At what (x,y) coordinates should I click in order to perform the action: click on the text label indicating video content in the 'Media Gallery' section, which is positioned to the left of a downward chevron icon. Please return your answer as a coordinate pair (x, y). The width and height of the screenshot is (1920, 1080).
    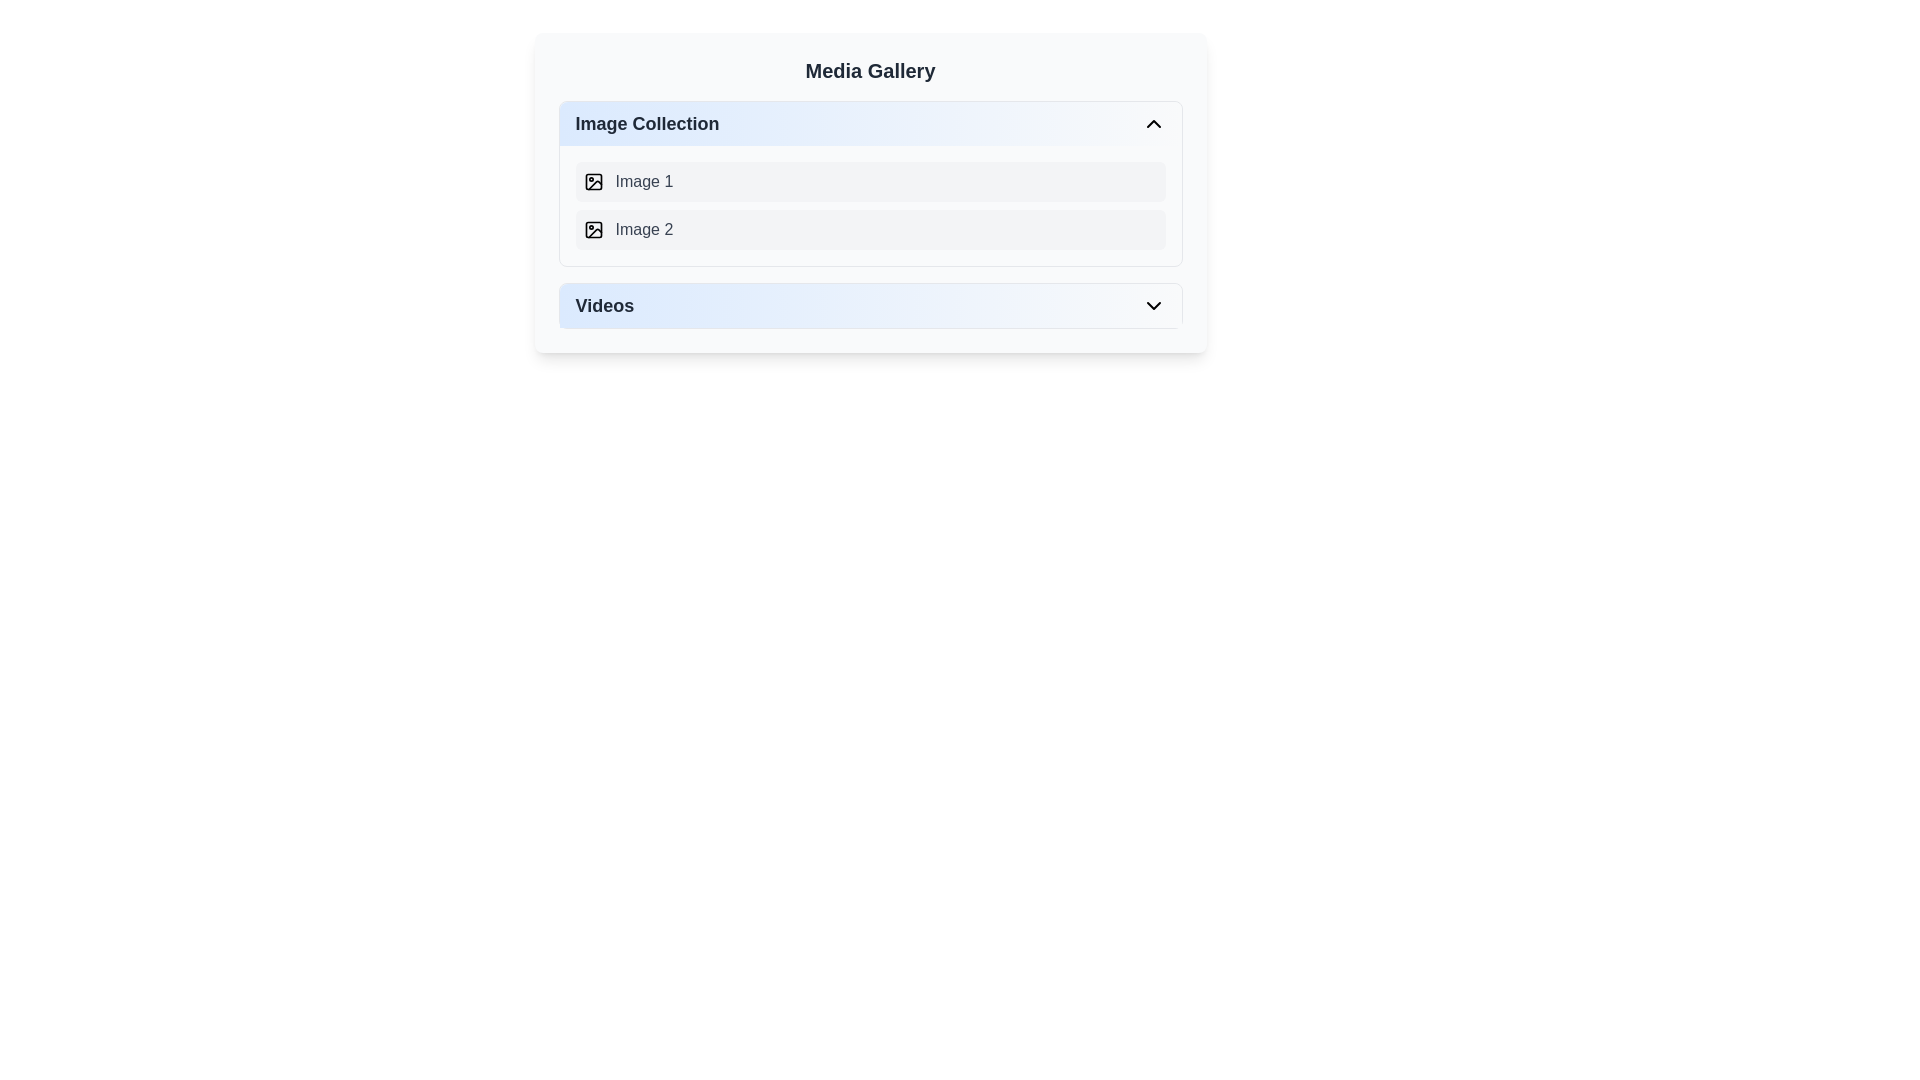
    Looking at the image, I should click on (603, 305).